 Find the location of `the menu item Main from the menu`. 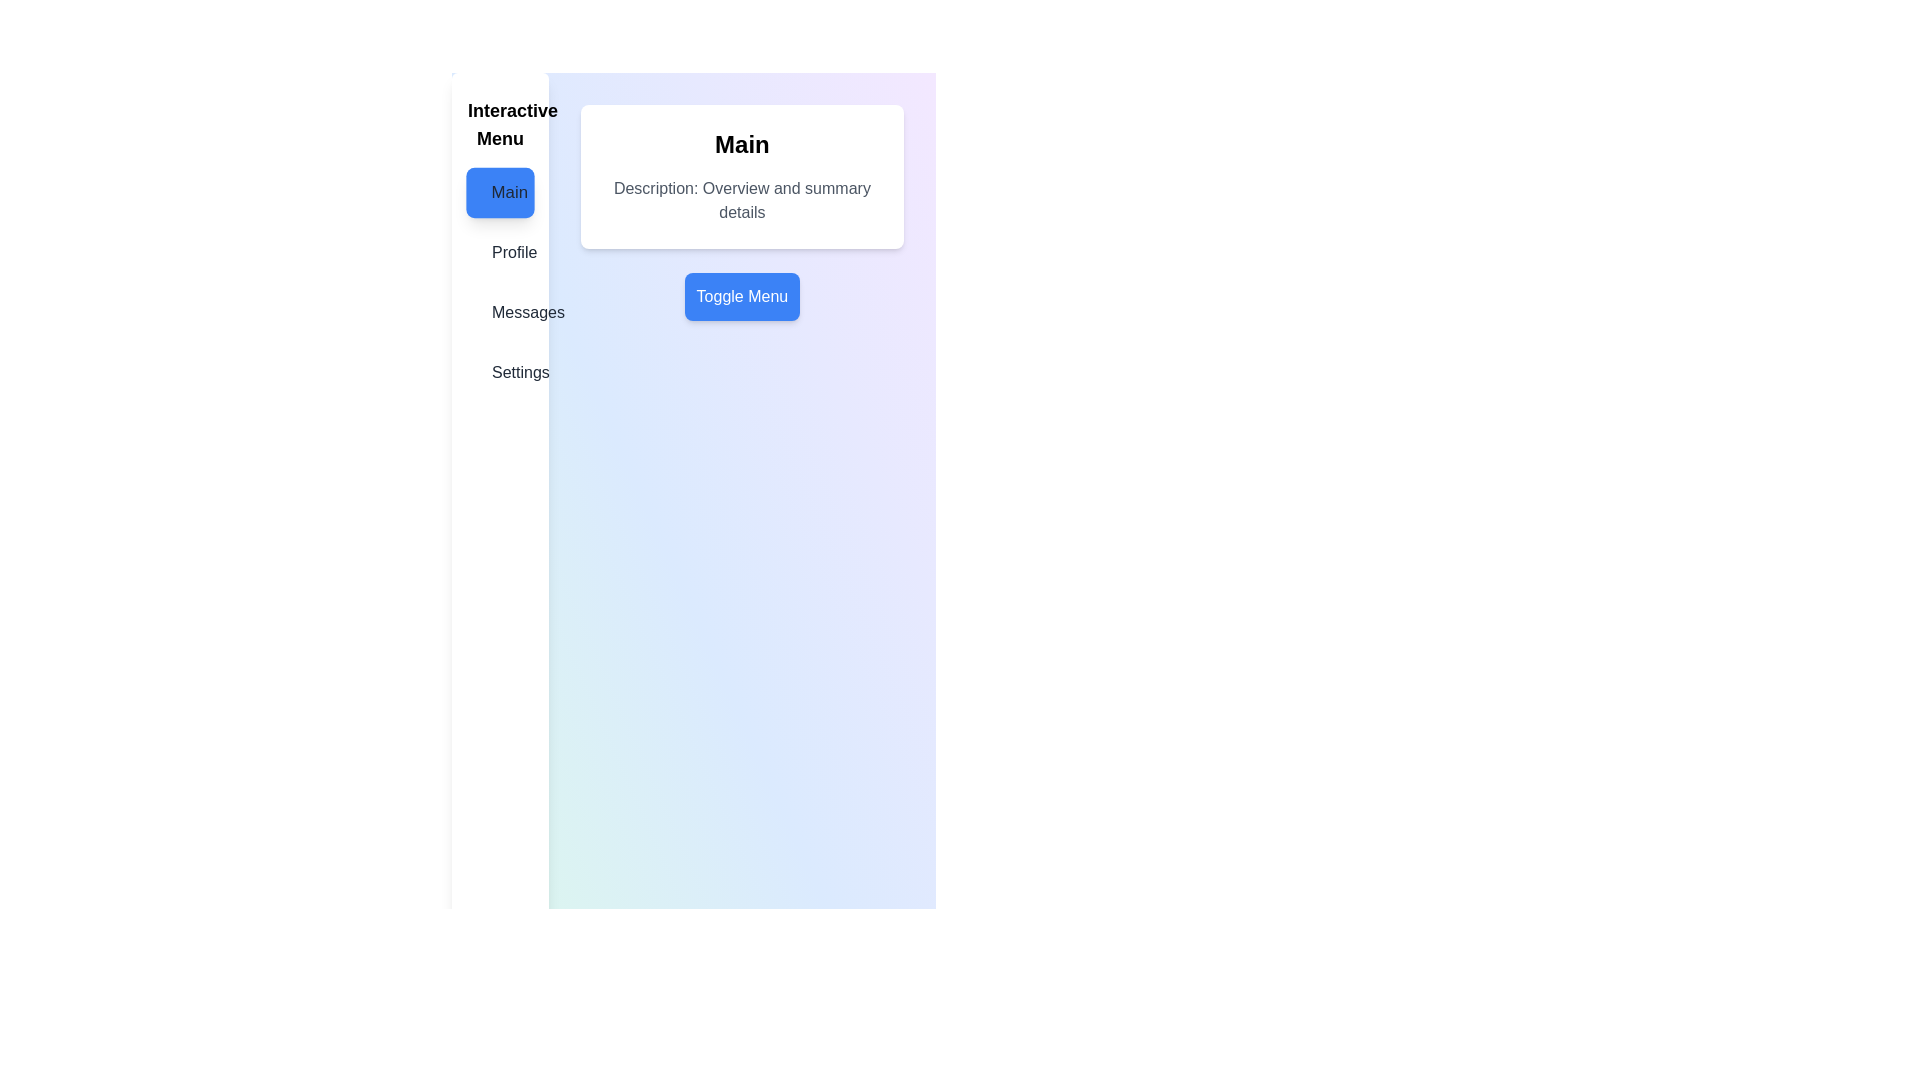

the menu item Main from the menu is located at coordinates (499, 192).